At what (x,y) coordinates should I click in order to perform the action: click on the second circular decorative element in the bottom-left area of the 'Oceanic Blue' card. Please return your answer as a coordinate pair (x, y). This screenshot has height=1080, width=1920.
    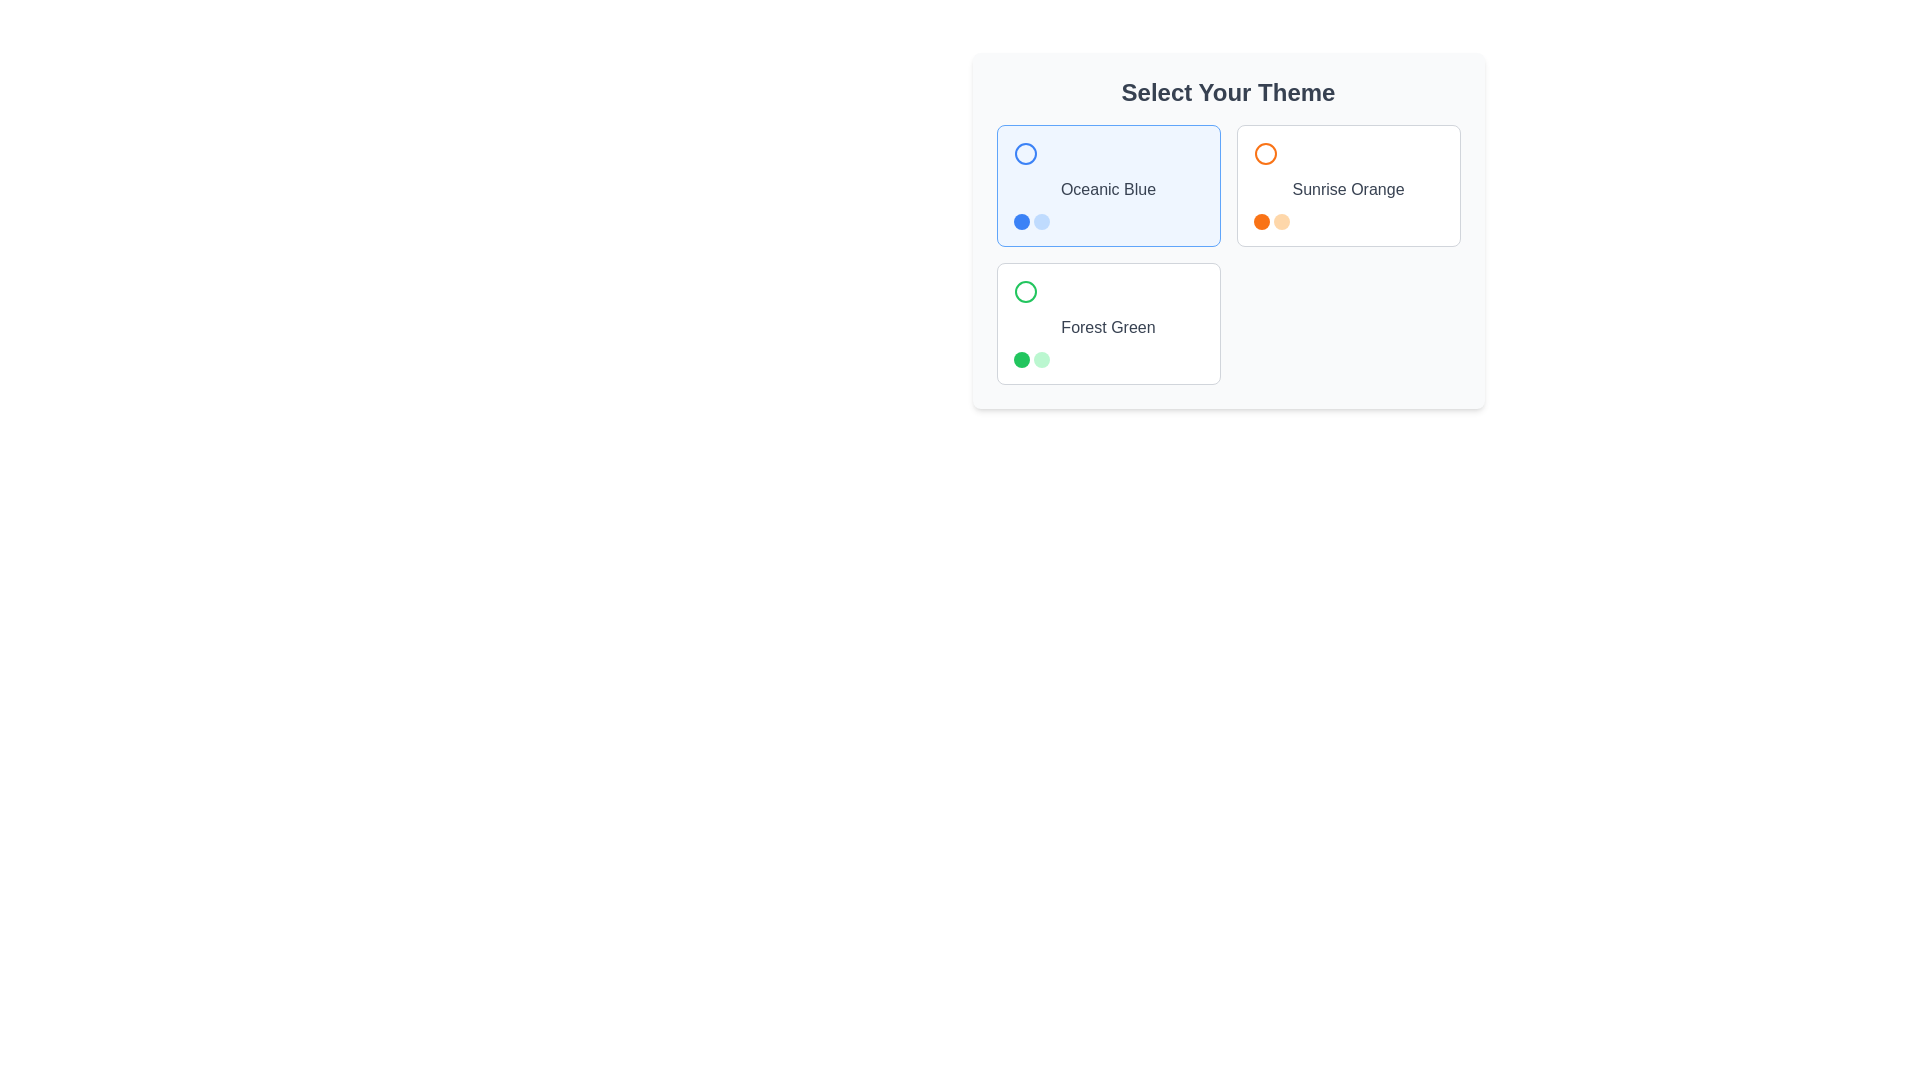
    Looking at the image, I should click on (1040, 222).